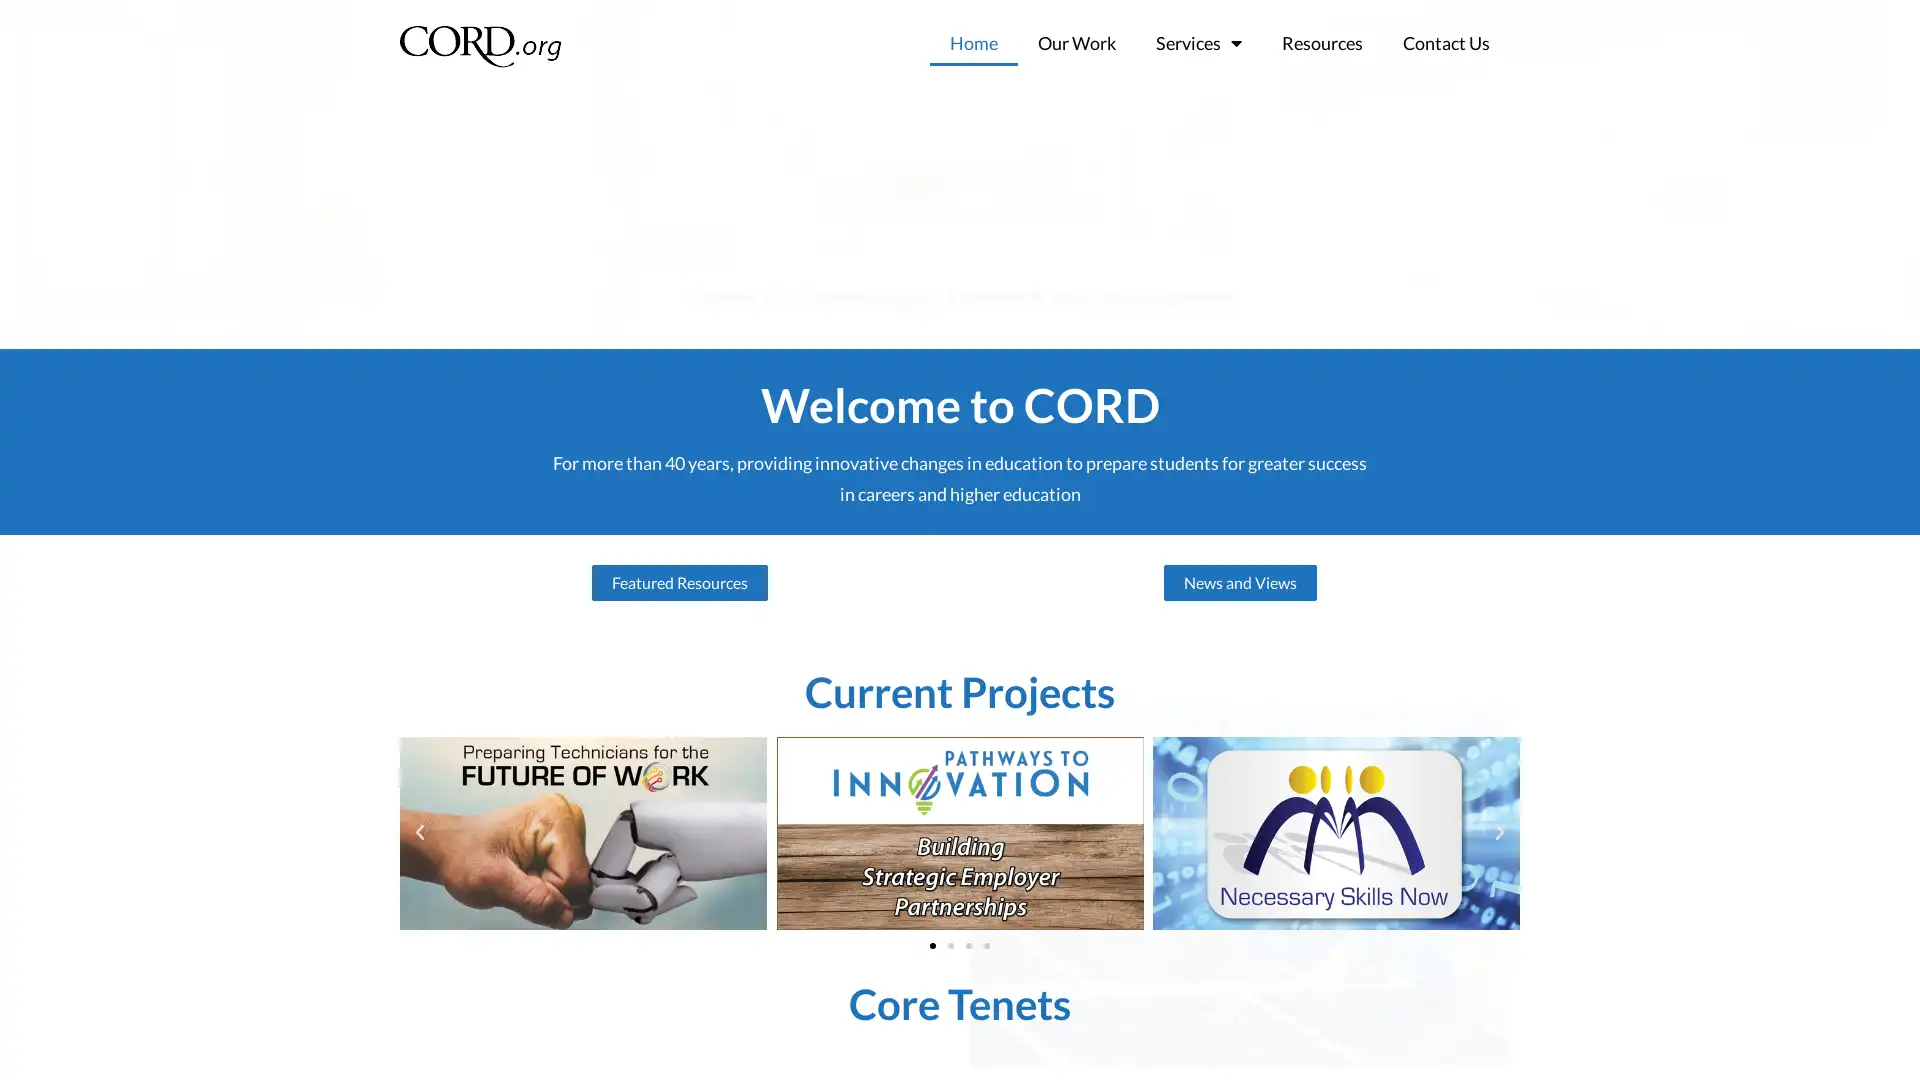 The width and height of the screenshot is (1920, 1080). I want to click on Previous slide, so click(419, 832).